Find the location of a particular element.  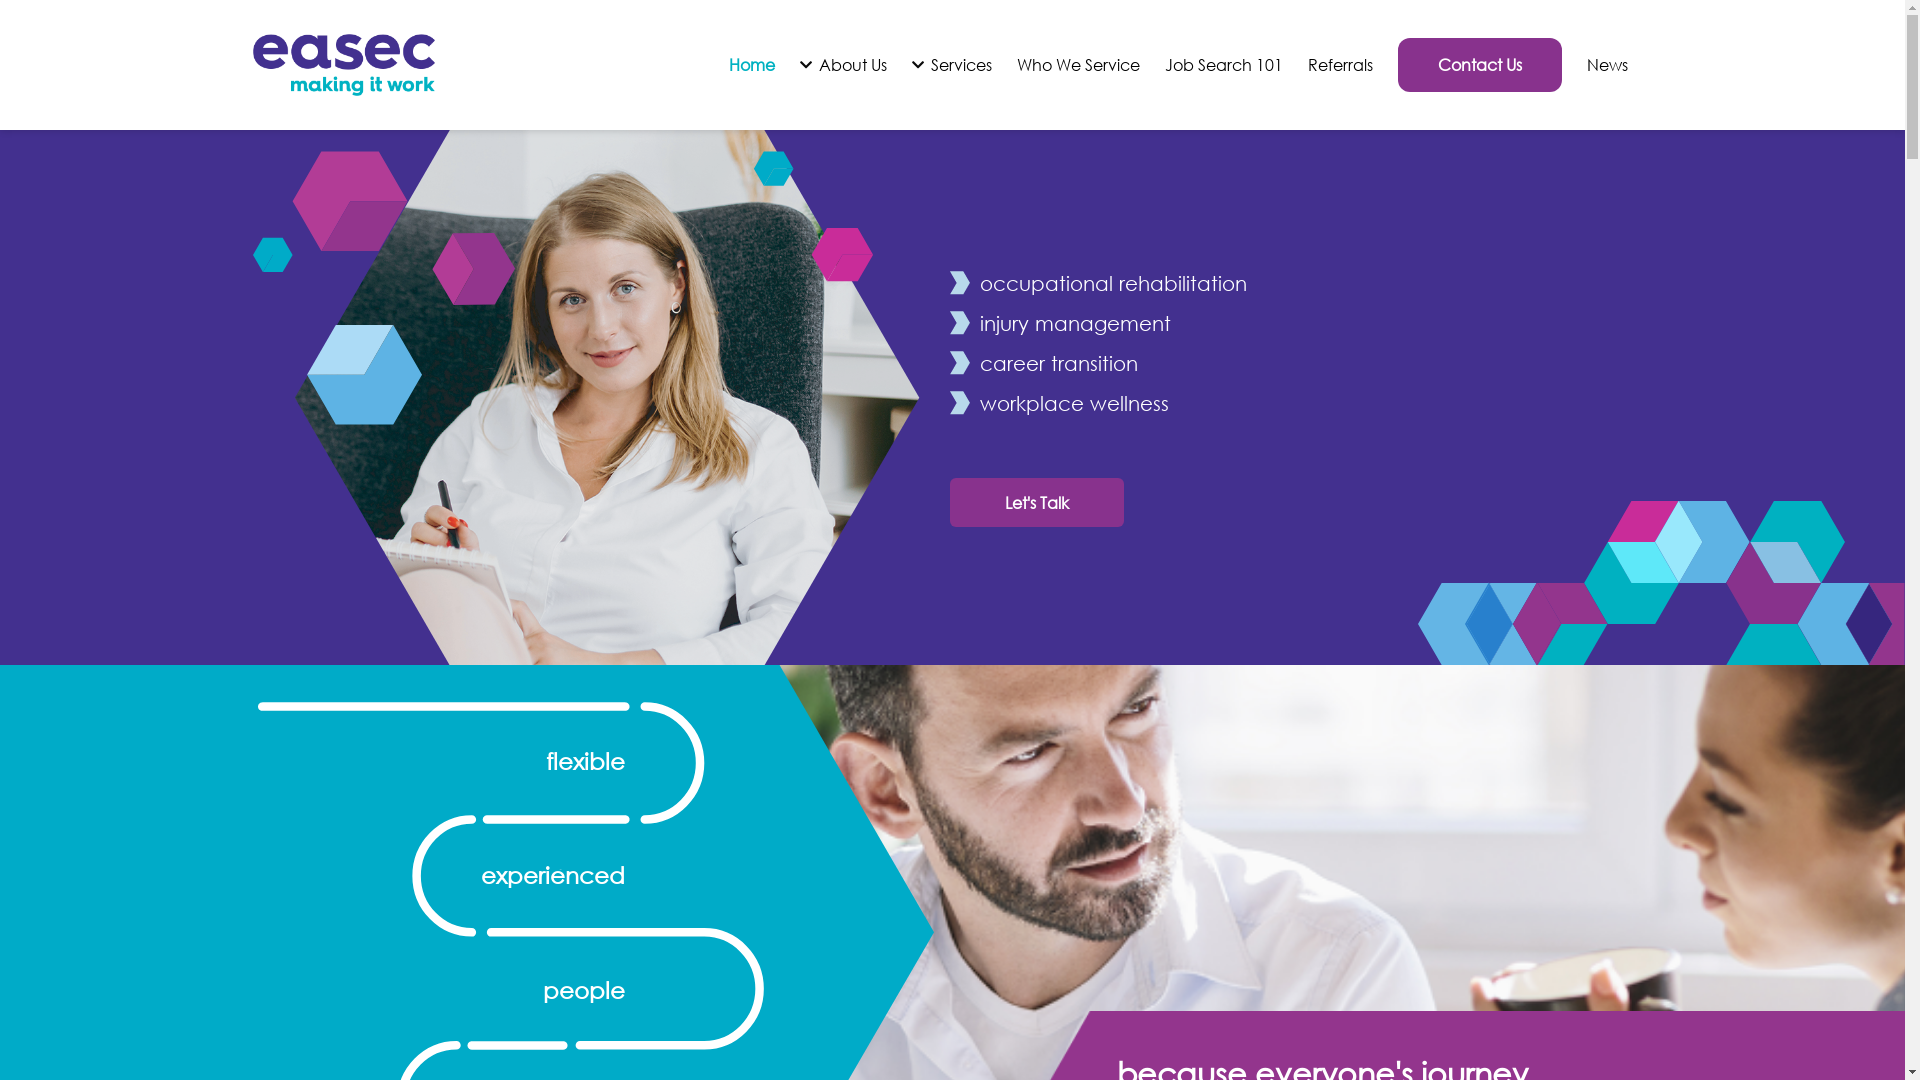

'Contact Us' is located at coordinates (1479, 64).